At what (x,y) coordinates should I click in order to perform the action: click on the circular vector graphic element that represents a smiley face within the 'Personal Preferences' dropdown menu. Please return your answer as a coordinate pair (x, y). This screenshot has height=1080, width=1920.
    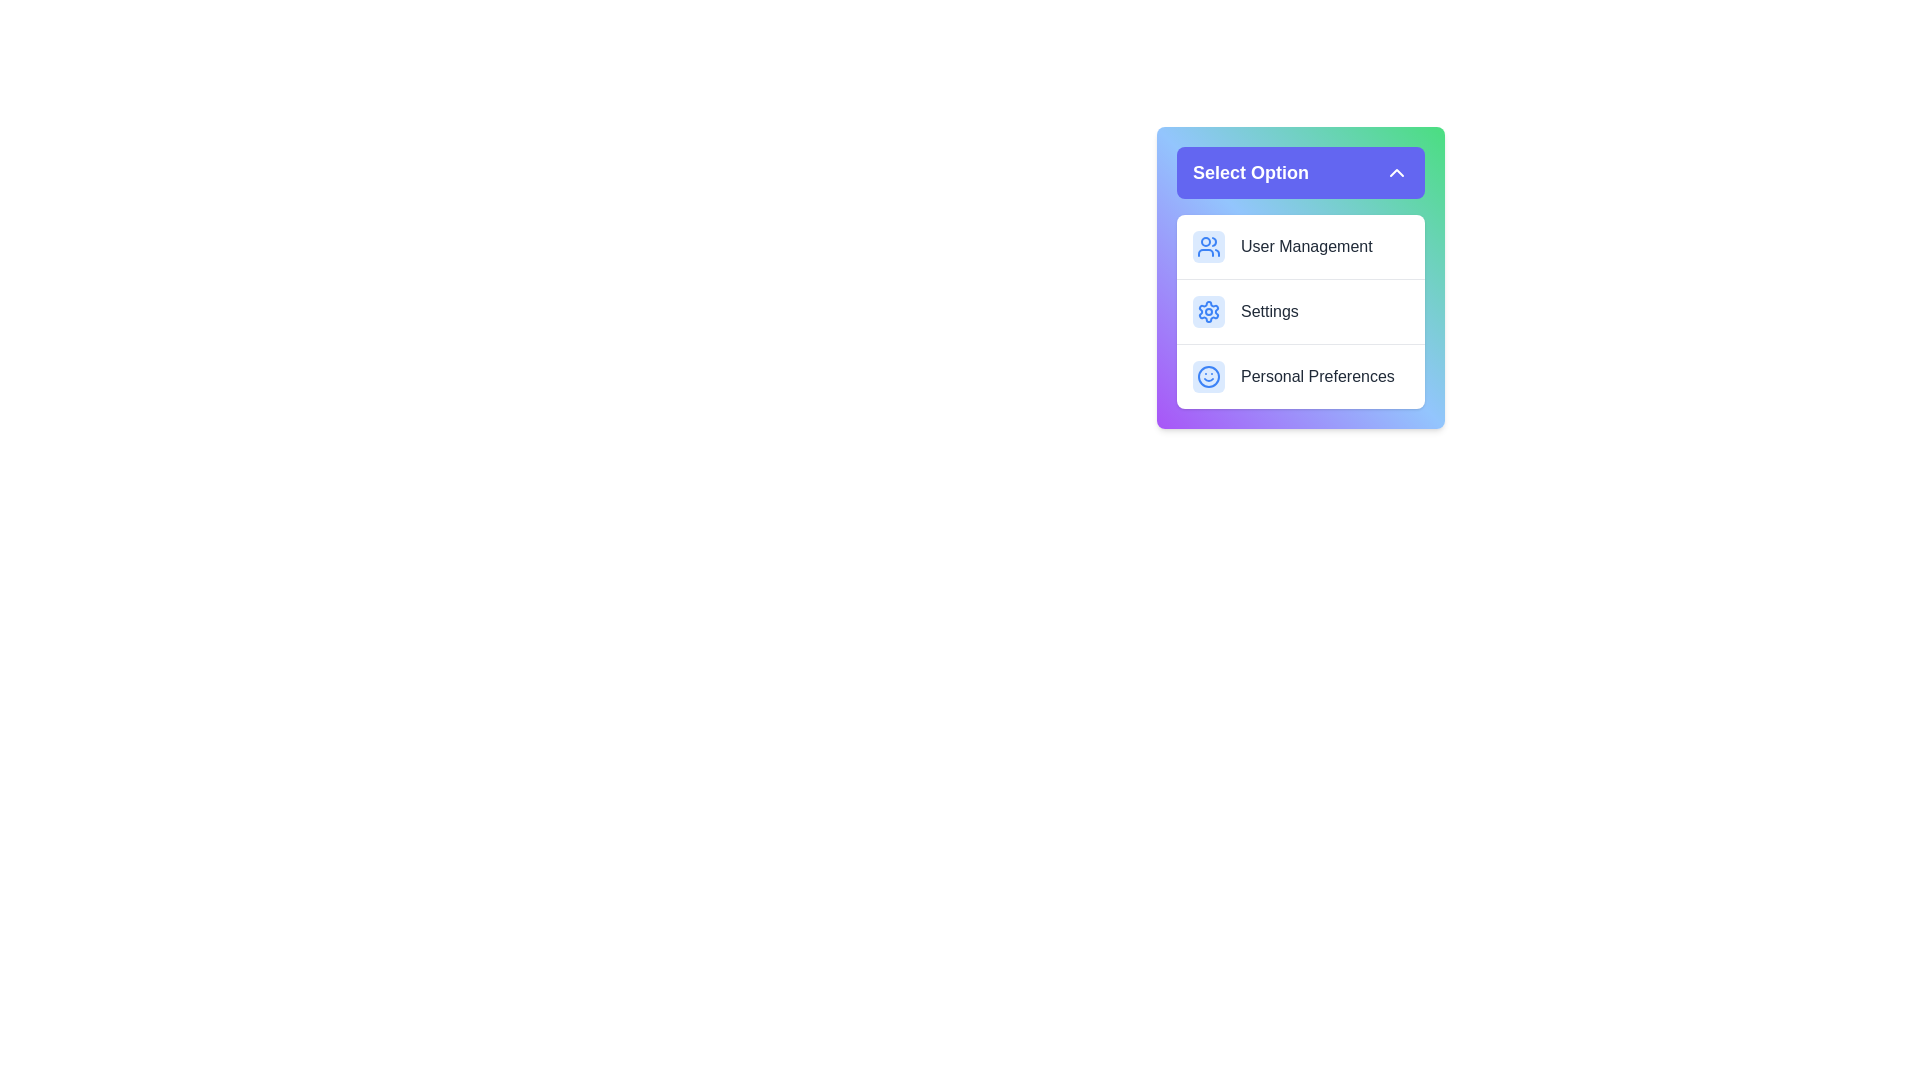
    Looking at the image, I should click on (1208, 377).